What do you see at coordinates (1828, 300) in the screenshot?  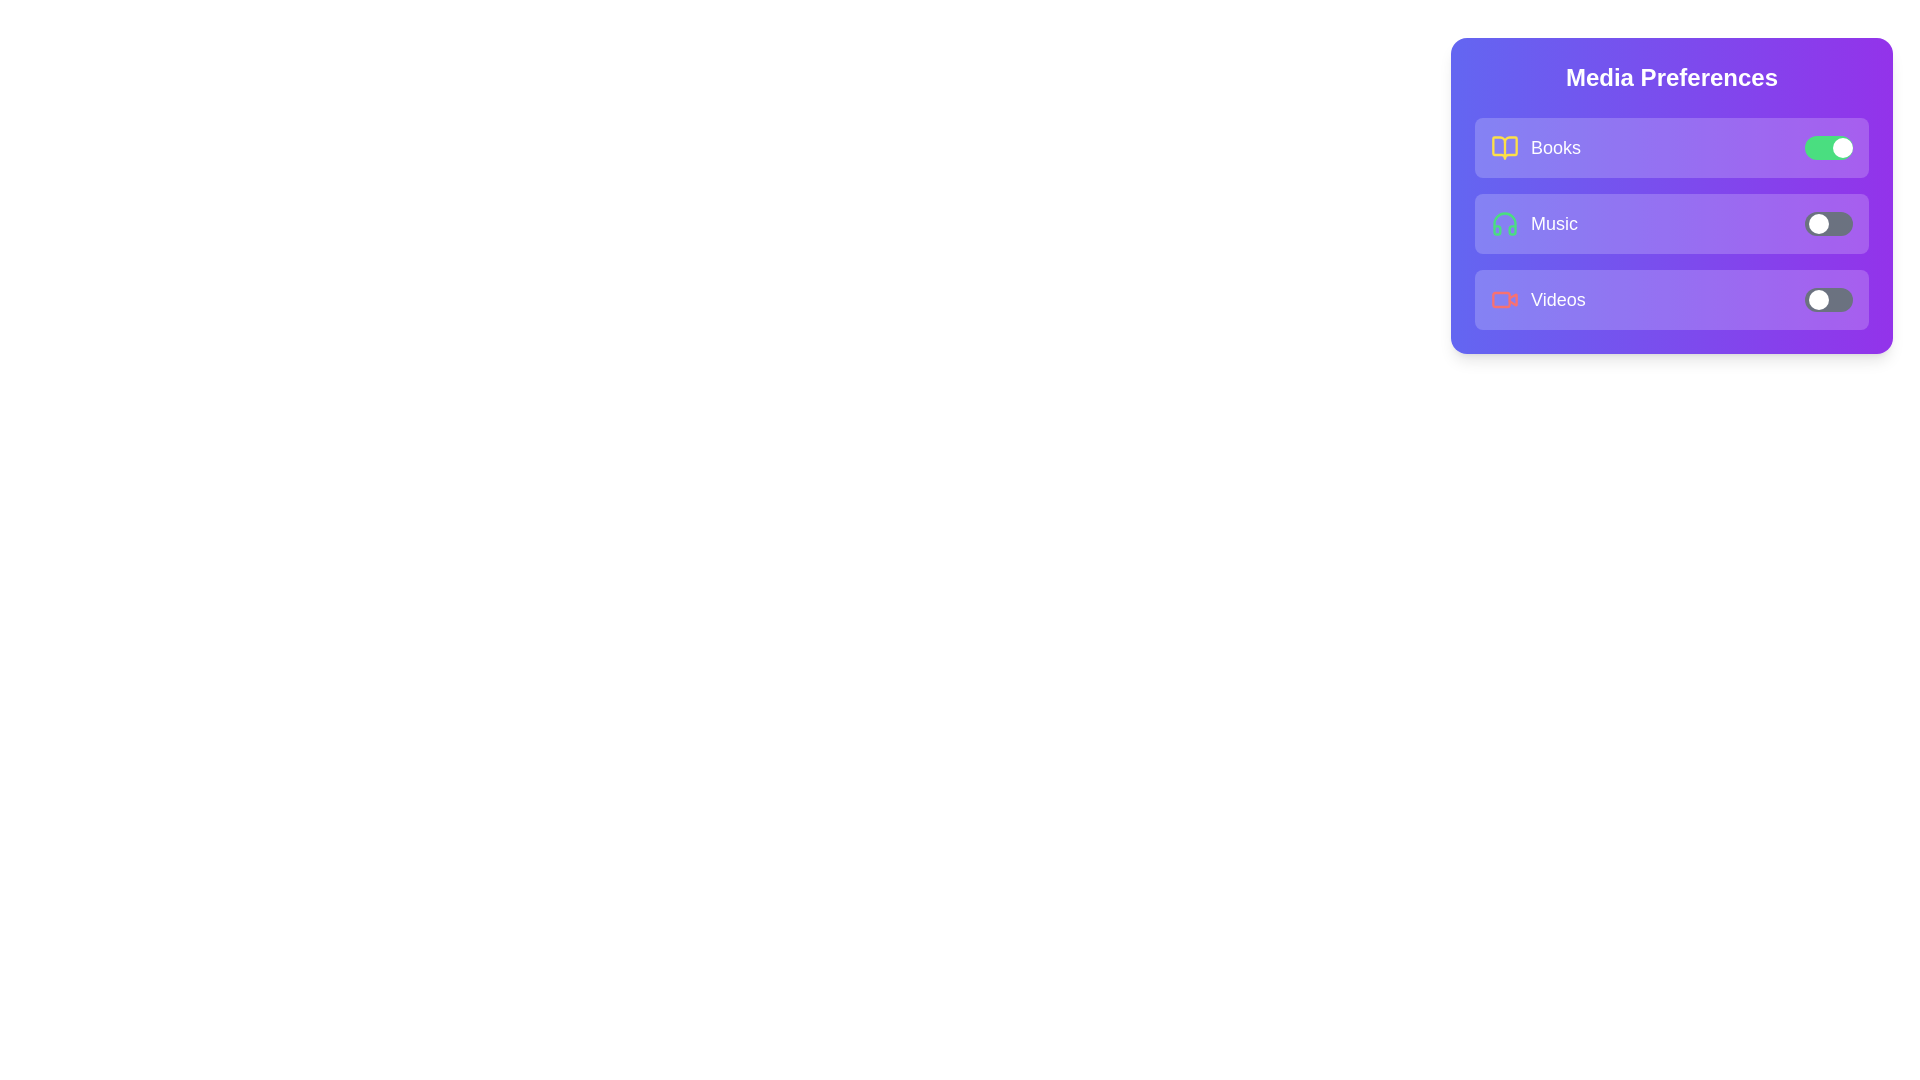 I see `the horizontal toggle switch on the right side of the 'Videos' label` at bounding box center [1828, 300].